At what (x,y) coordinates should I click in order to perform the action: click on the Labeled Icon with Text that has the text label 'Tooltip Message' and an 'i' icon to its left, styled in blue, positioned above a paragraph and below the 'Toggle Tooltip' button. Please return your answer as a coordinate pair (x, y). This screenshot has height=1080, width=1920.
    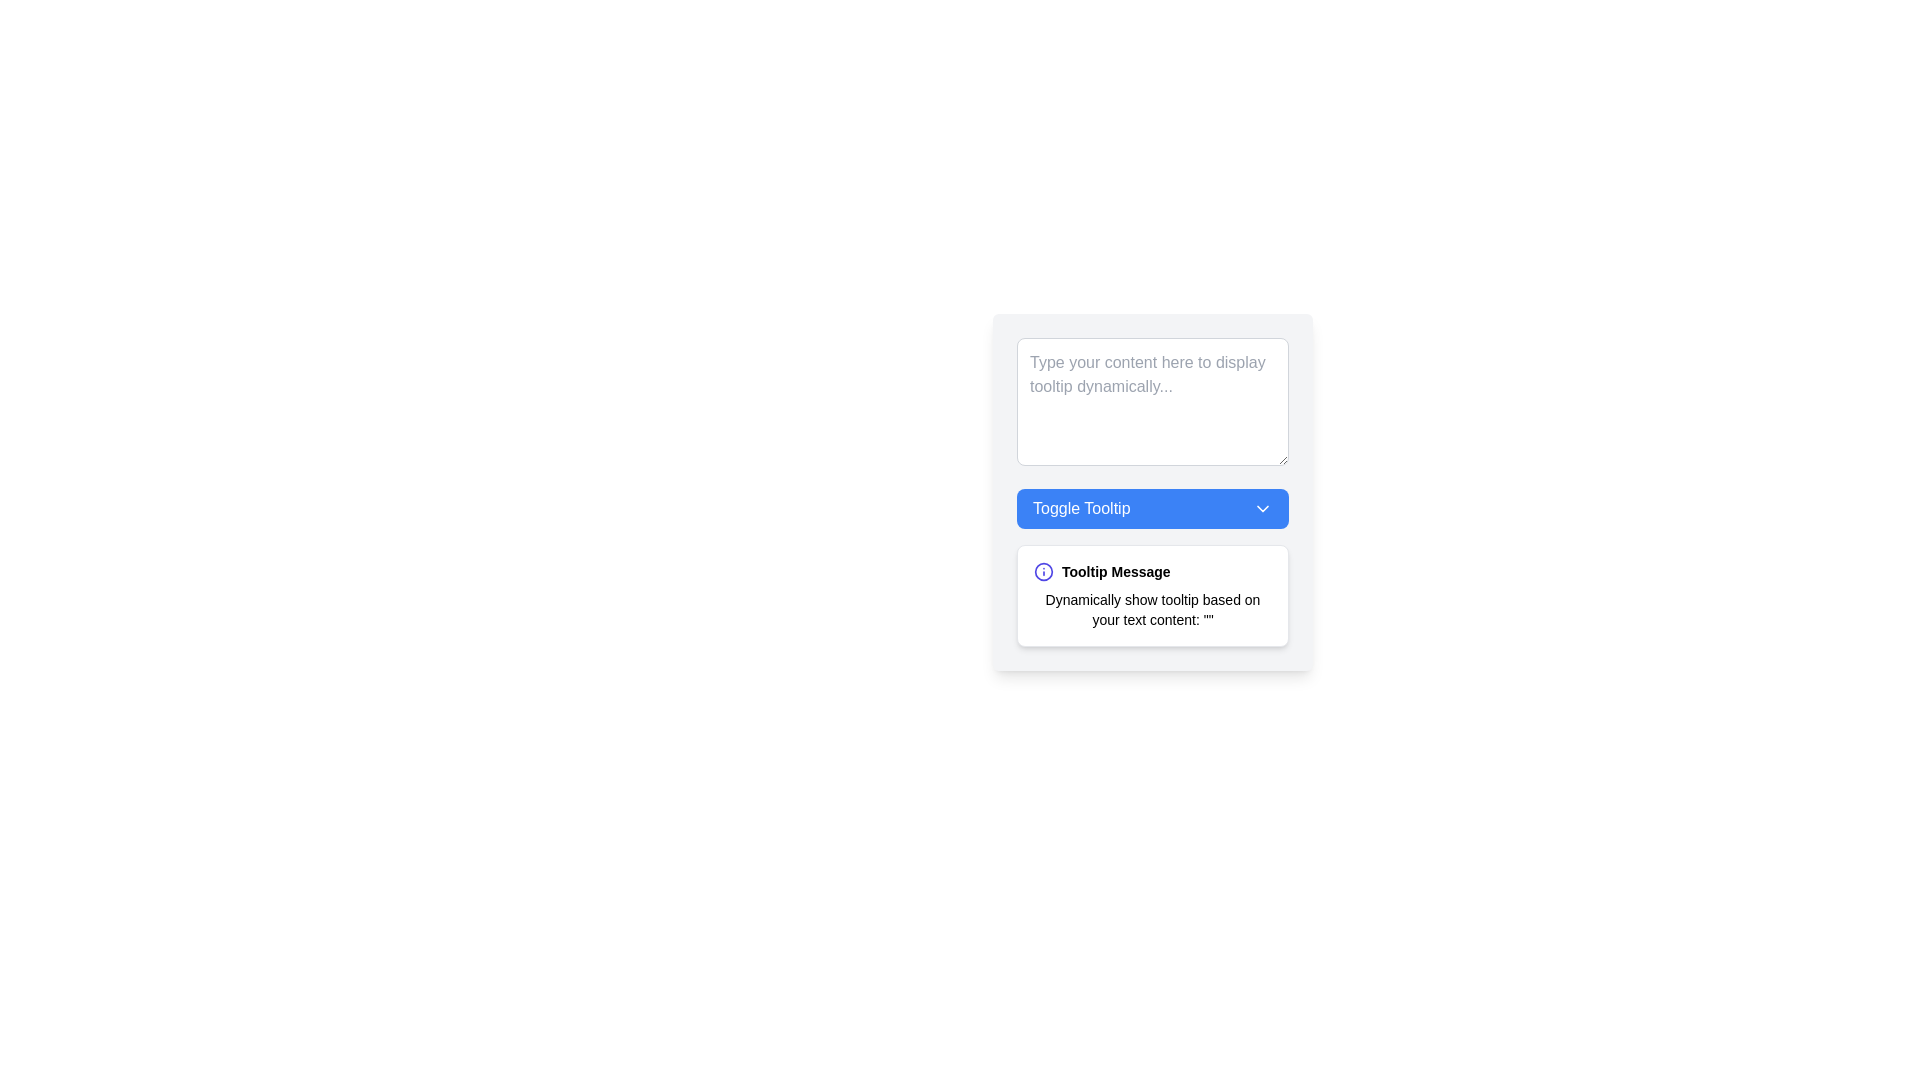
    Looking at the image, I should click on (1152, 571).